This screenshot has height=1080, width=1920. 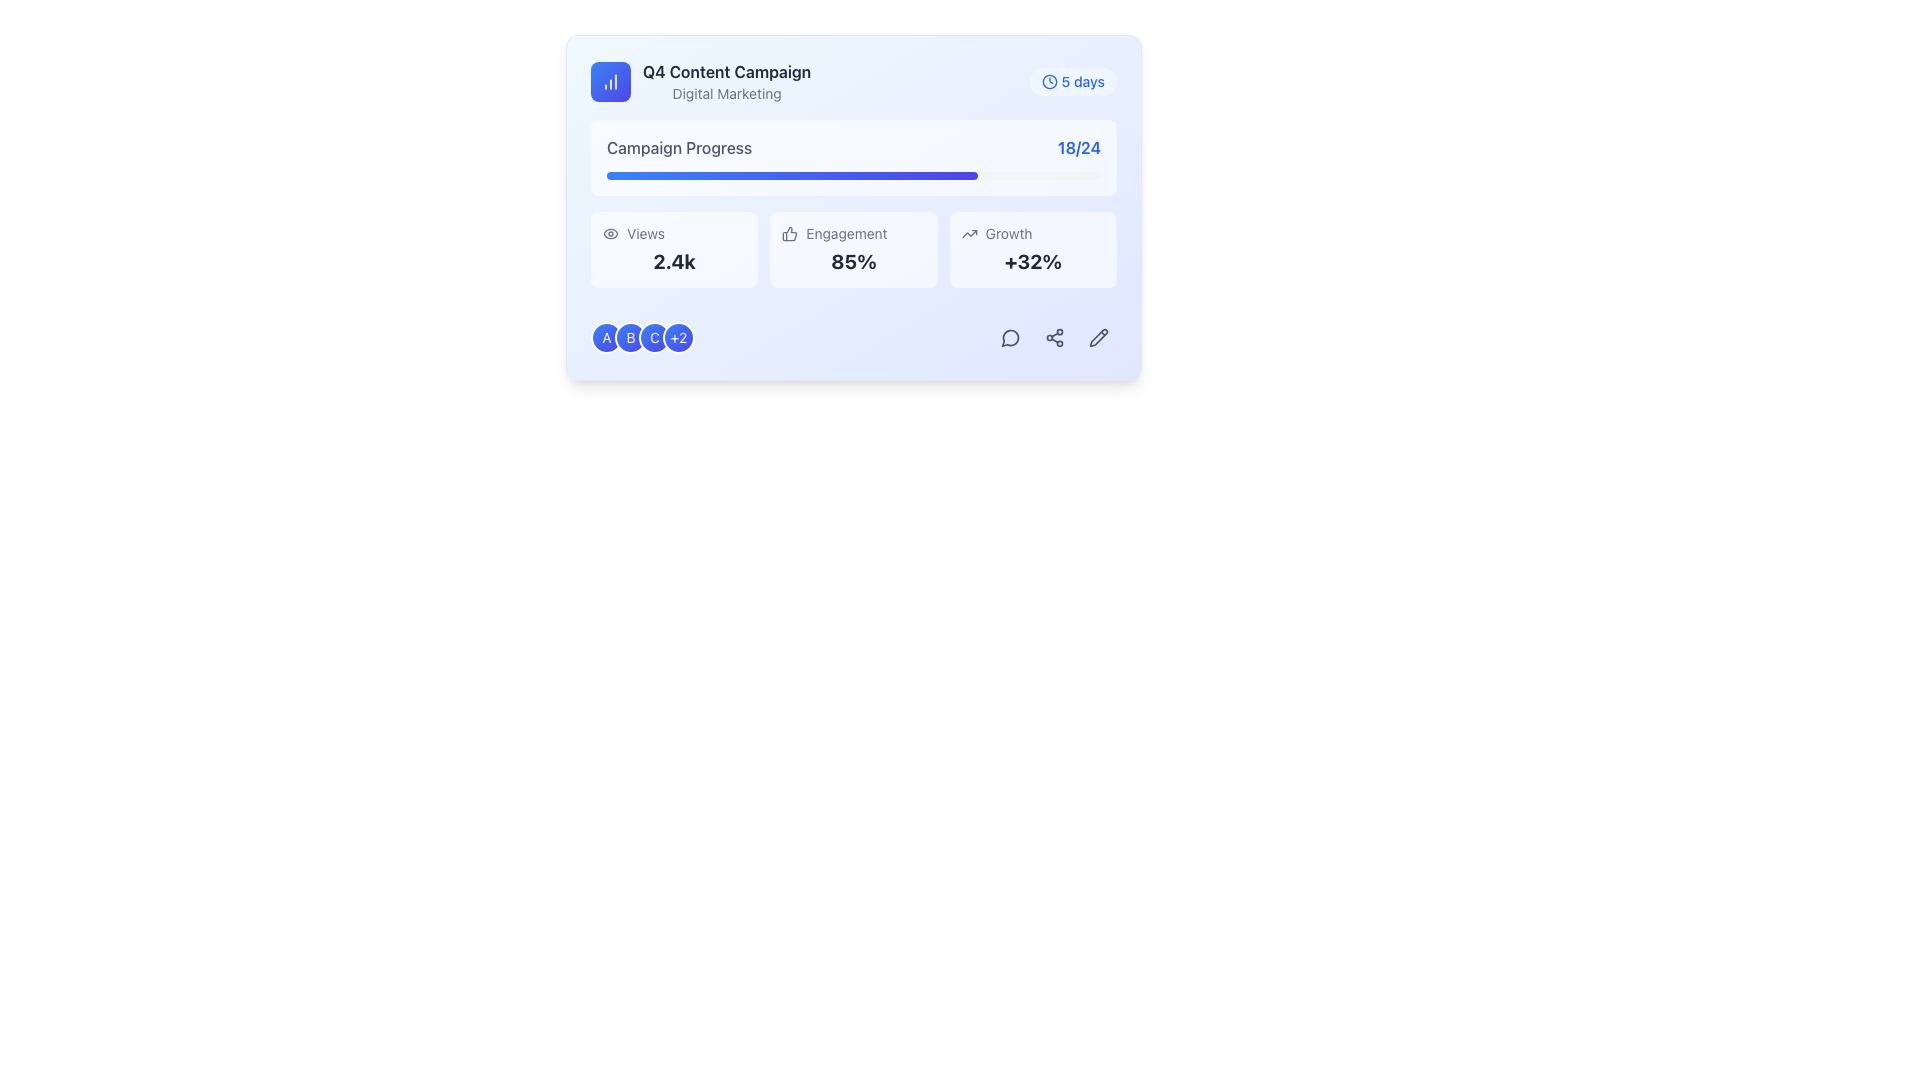 What do you see at coordinates (726, 71) in the screenshot?
I see `Text label that serves as a header indicating the main subject of the content below, positioned above the 'Digital Marketing' text element` at bounding box center [726, 71].